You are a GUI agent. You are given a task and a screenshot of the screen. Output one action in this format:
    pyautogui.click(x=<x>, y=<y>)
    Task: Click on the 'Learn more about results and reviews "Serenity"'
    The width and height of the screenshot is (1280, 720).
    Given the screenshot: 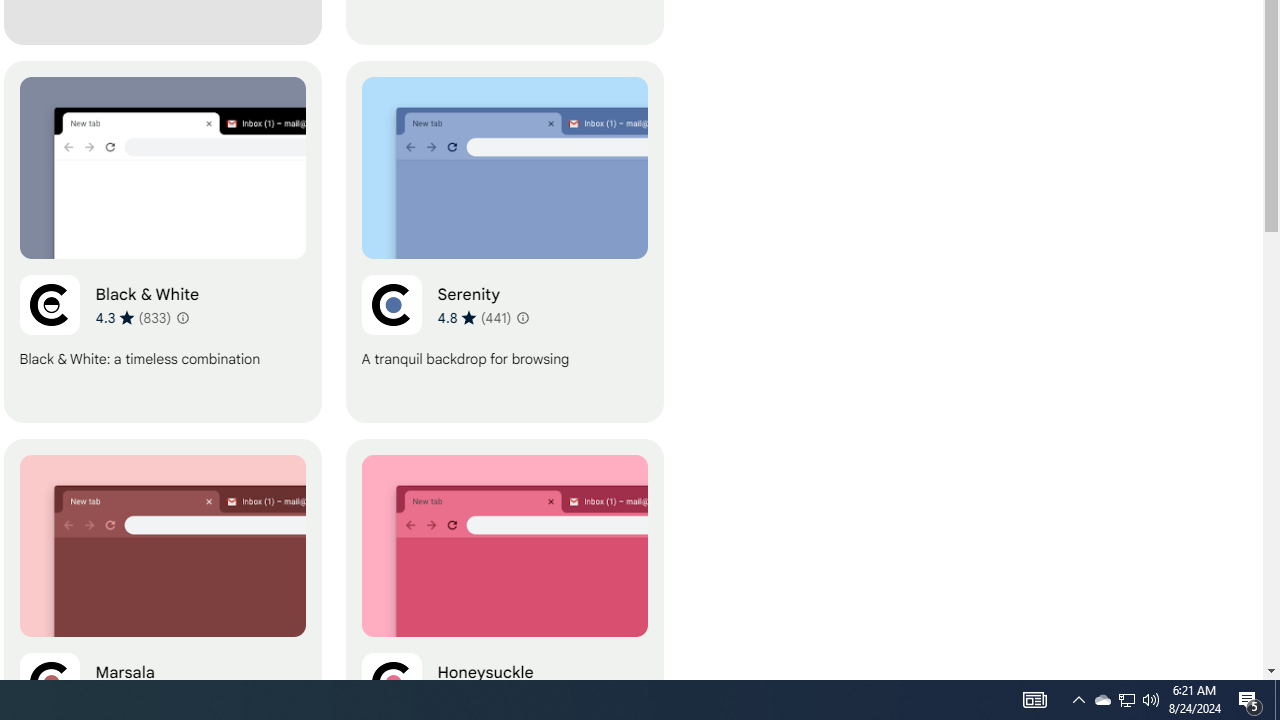 What is the action you would take?
    pyautogui.click(x=522, y=316)
    